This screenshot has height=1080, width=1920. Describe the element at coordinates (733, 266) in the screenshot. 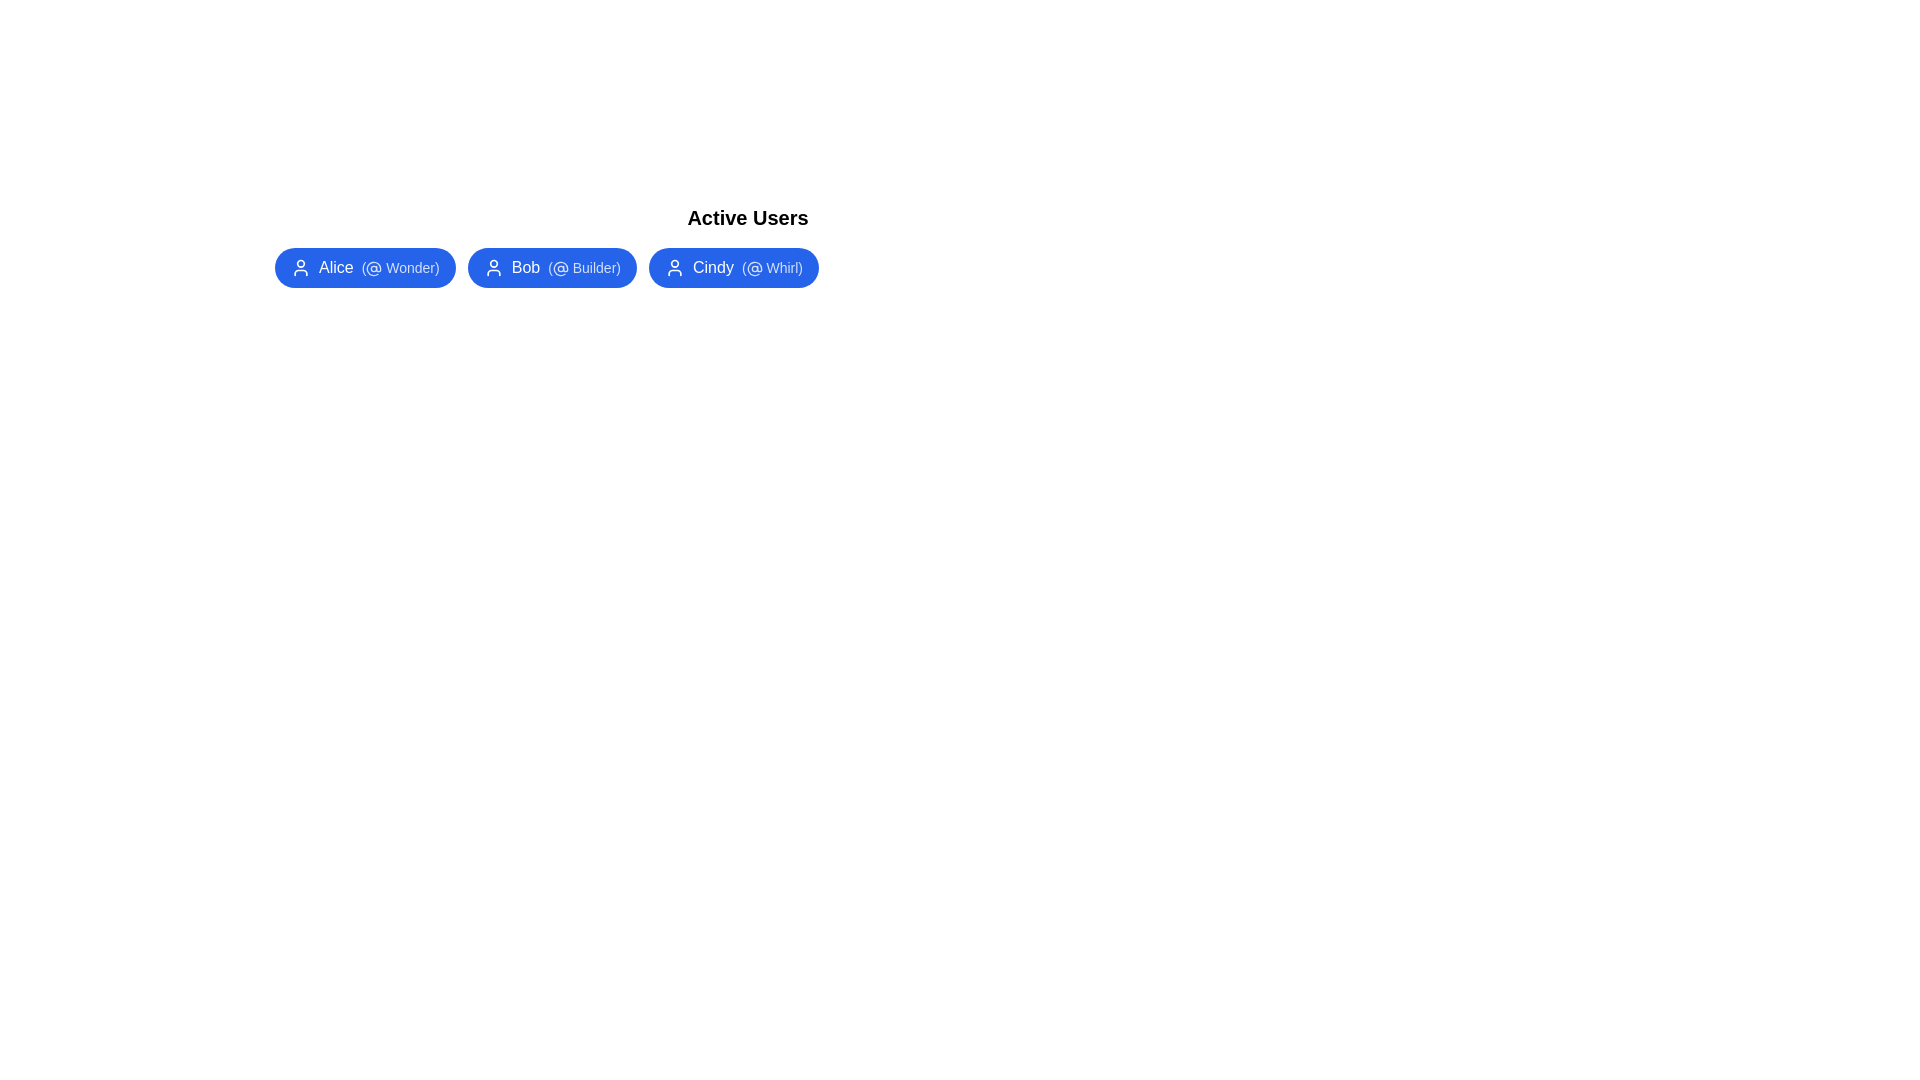

I see `the chip representing Cindy` at that location.